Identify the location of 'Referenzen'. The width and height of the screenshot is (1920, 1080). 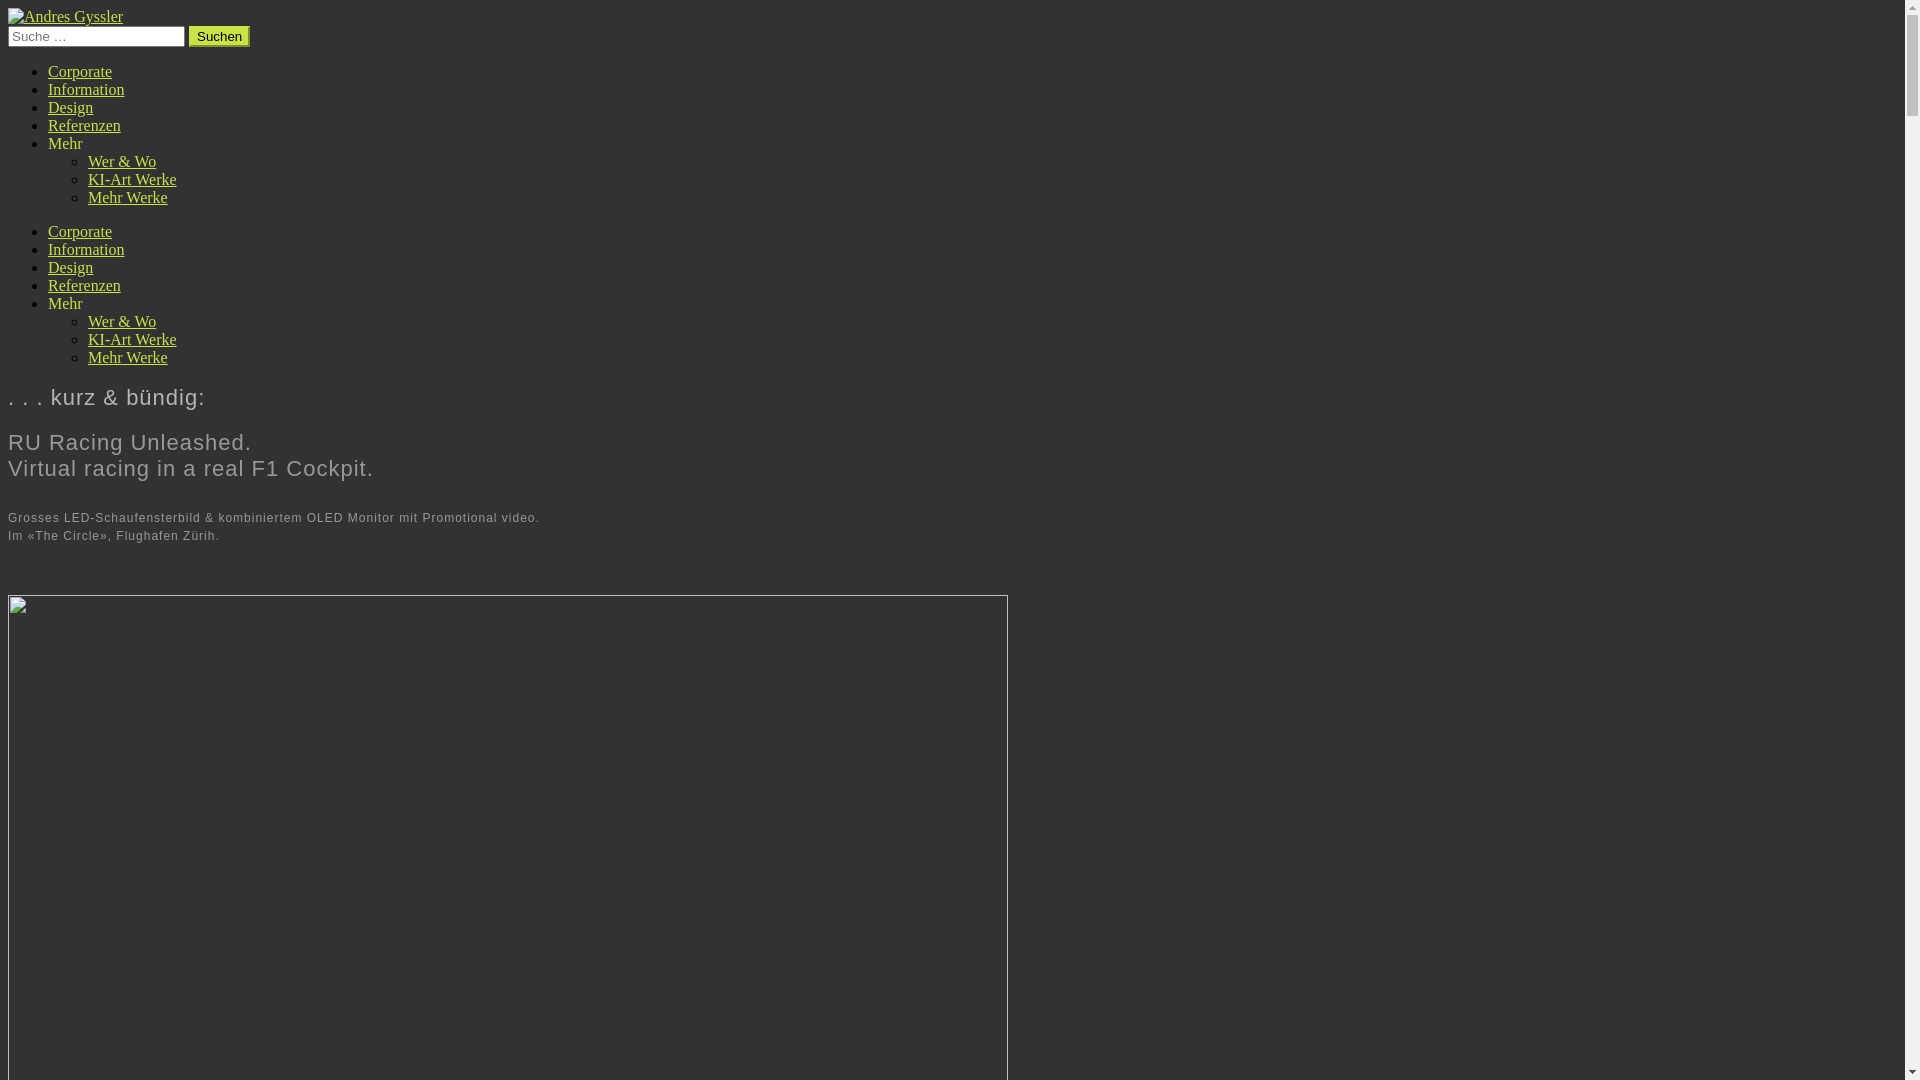
(83, 285).